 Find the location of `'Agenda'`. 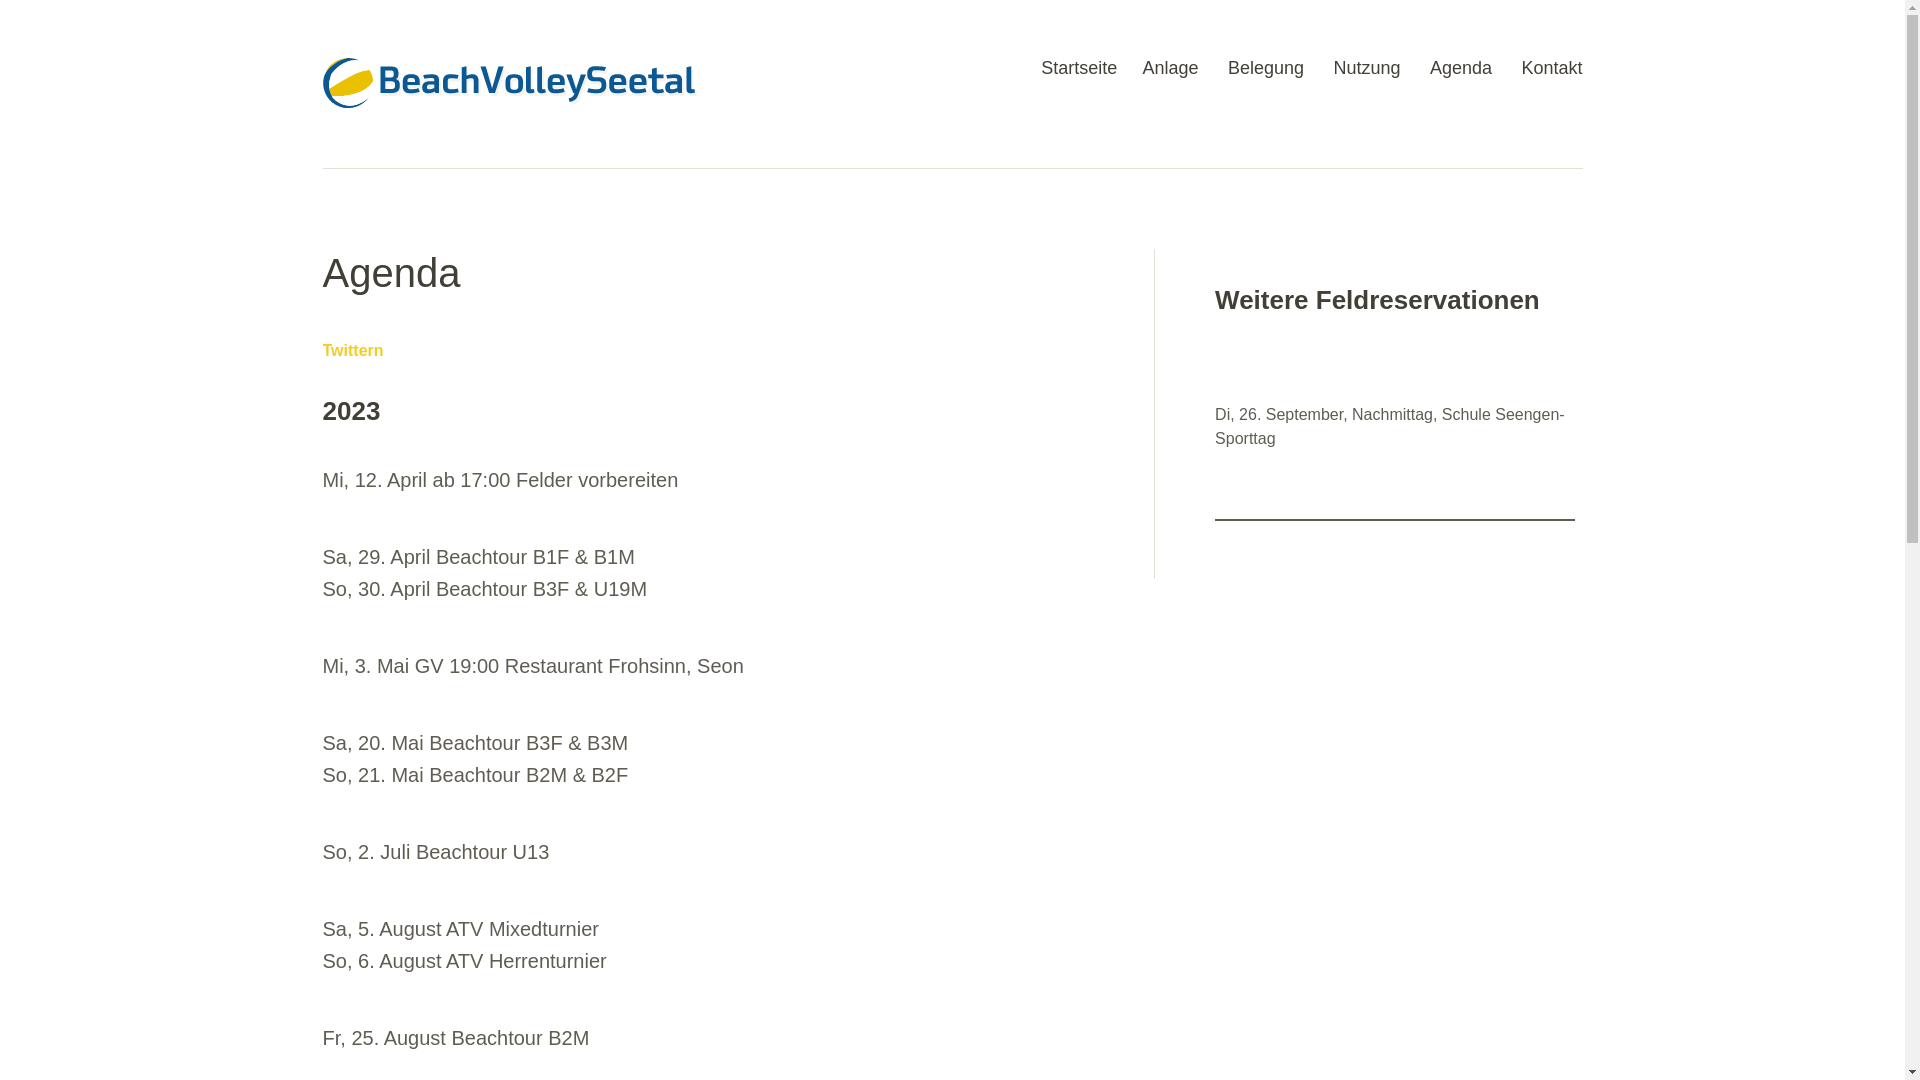

'Agenda' is located at coordinates (1460, 76).